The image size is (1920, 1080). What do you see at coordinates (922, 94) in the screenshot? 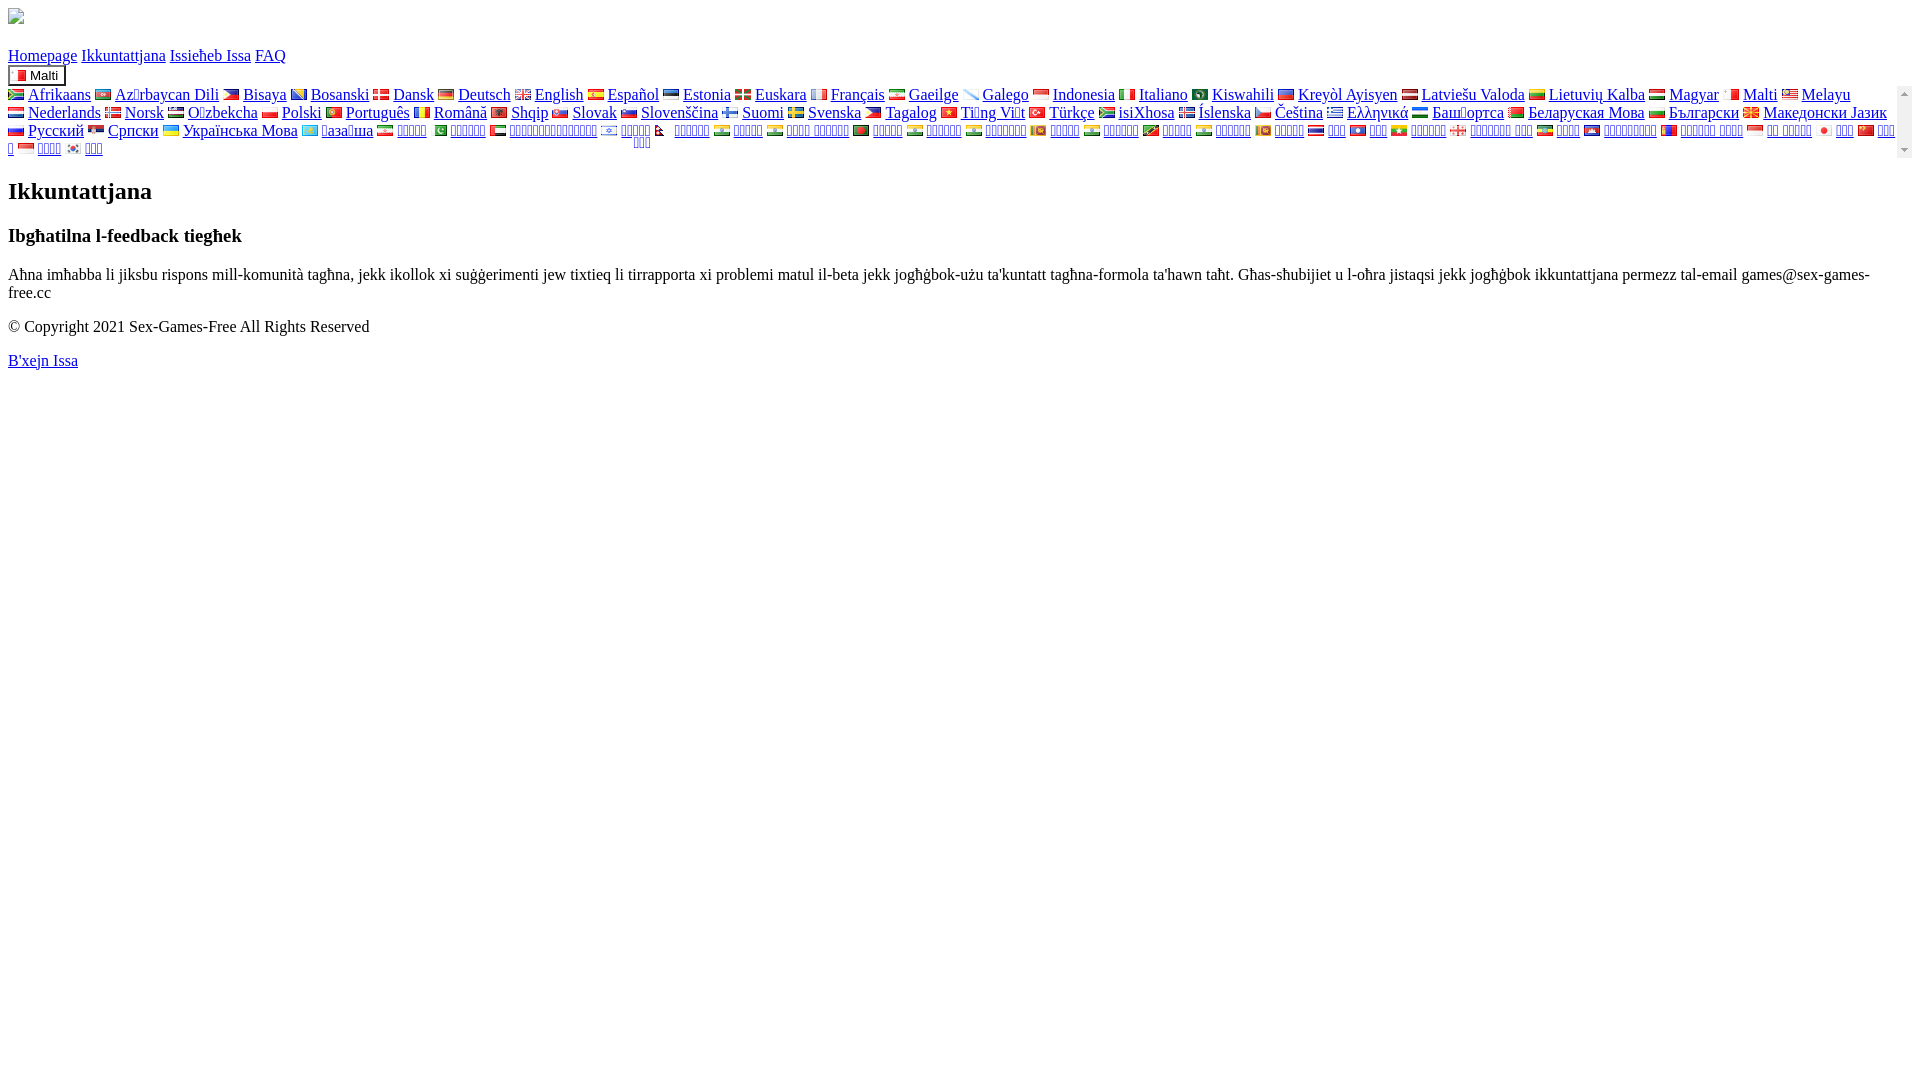
I see `'Gaeilge'` at bounding box center [922, 94].